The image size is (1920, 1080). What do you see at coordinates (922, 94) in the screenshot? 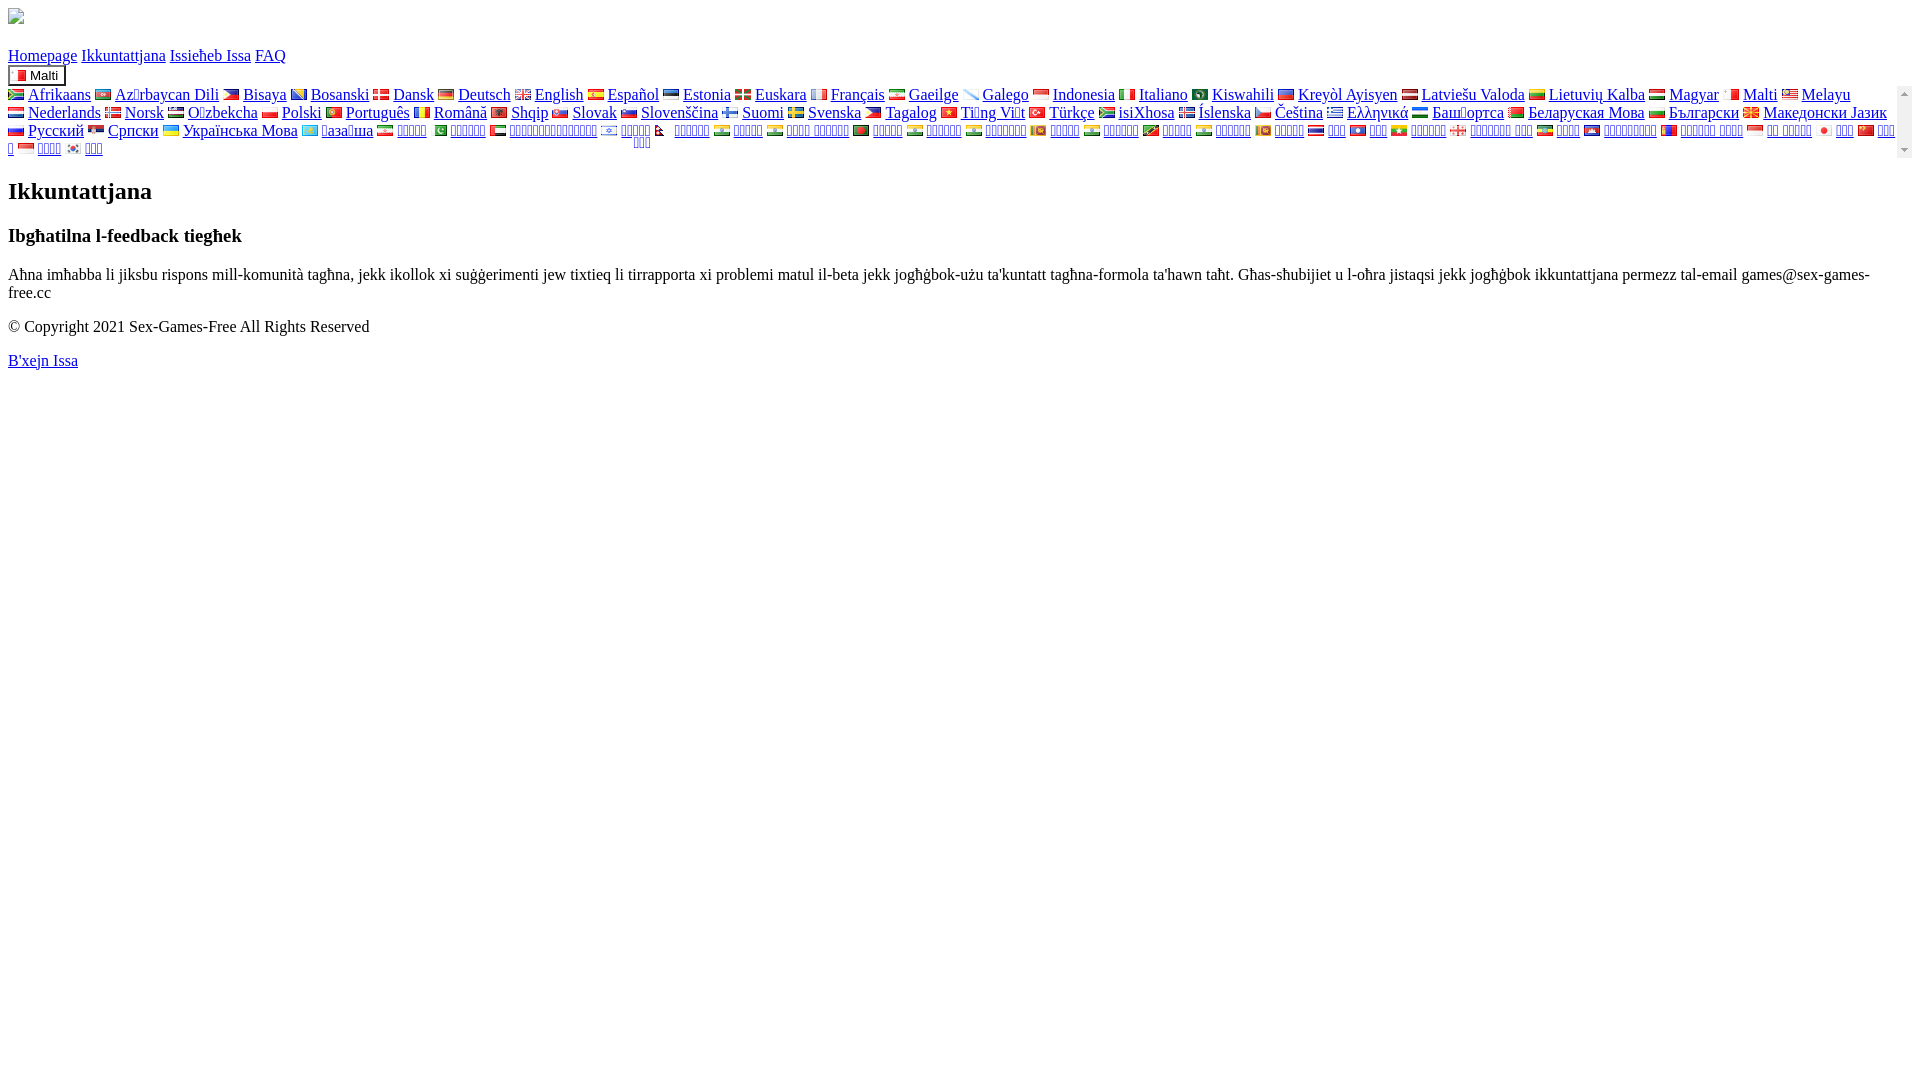
I see `'Gaeilge'` at bounding box center [922, 94].